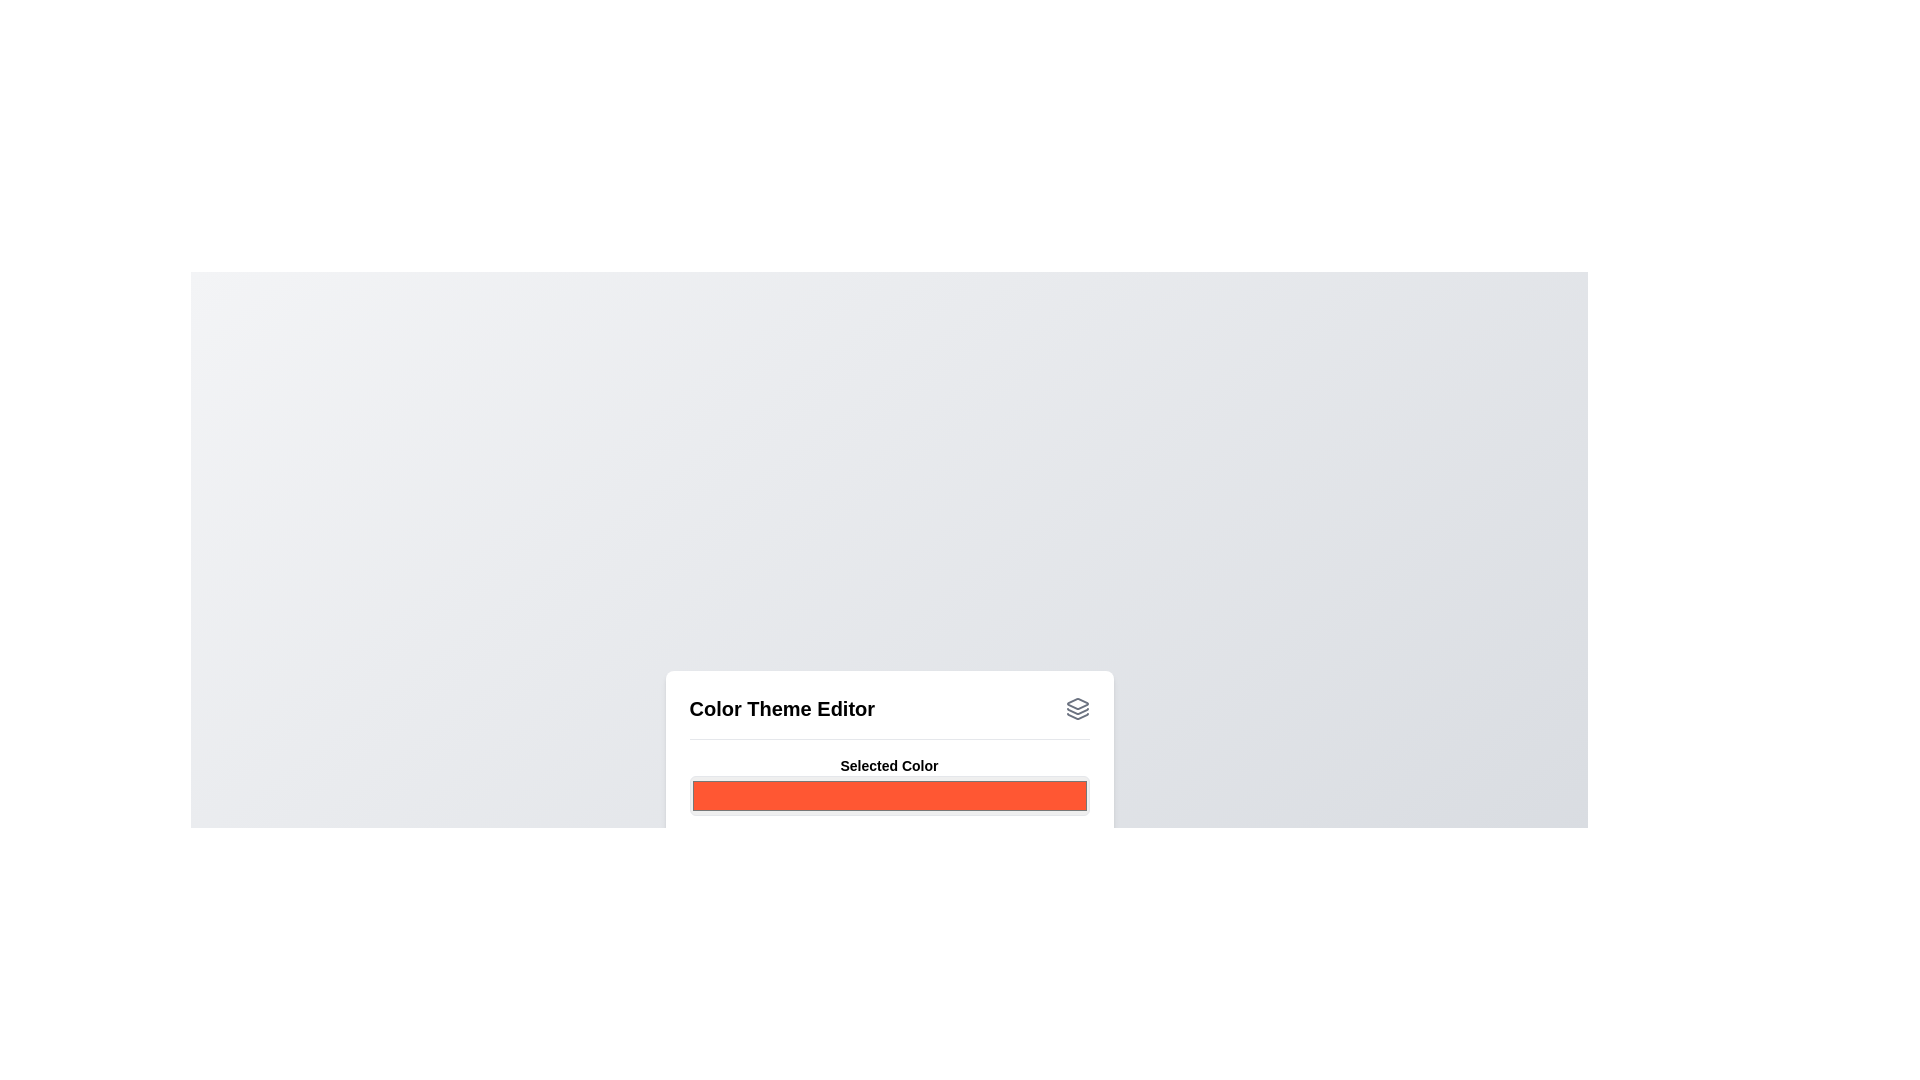 The height and width of the screenshot is (1080, 1920). What do you see at coordinates (888, 785) in the screenshot?
I see `the Color display box which visually represents the selected color and displays its label, located under the title 'Color Theme Editor'` at bounding box center [888, 785].